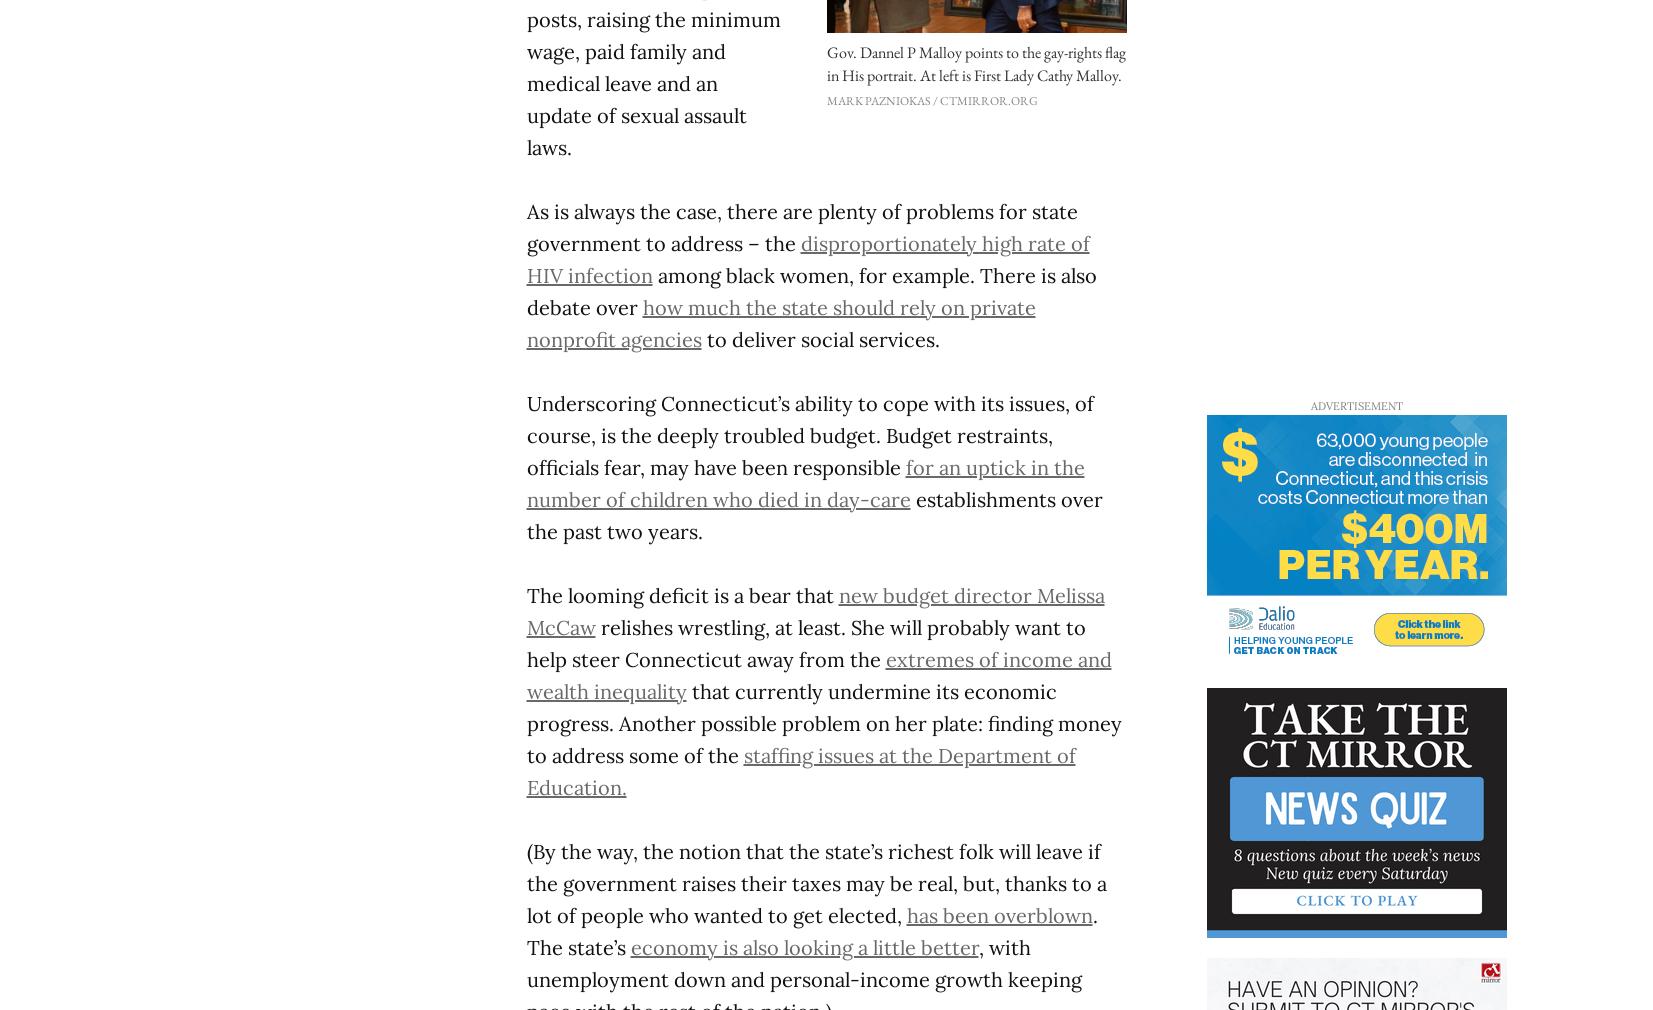  I want to click on 'The looming deficit is a bear that', so click(681, 593).